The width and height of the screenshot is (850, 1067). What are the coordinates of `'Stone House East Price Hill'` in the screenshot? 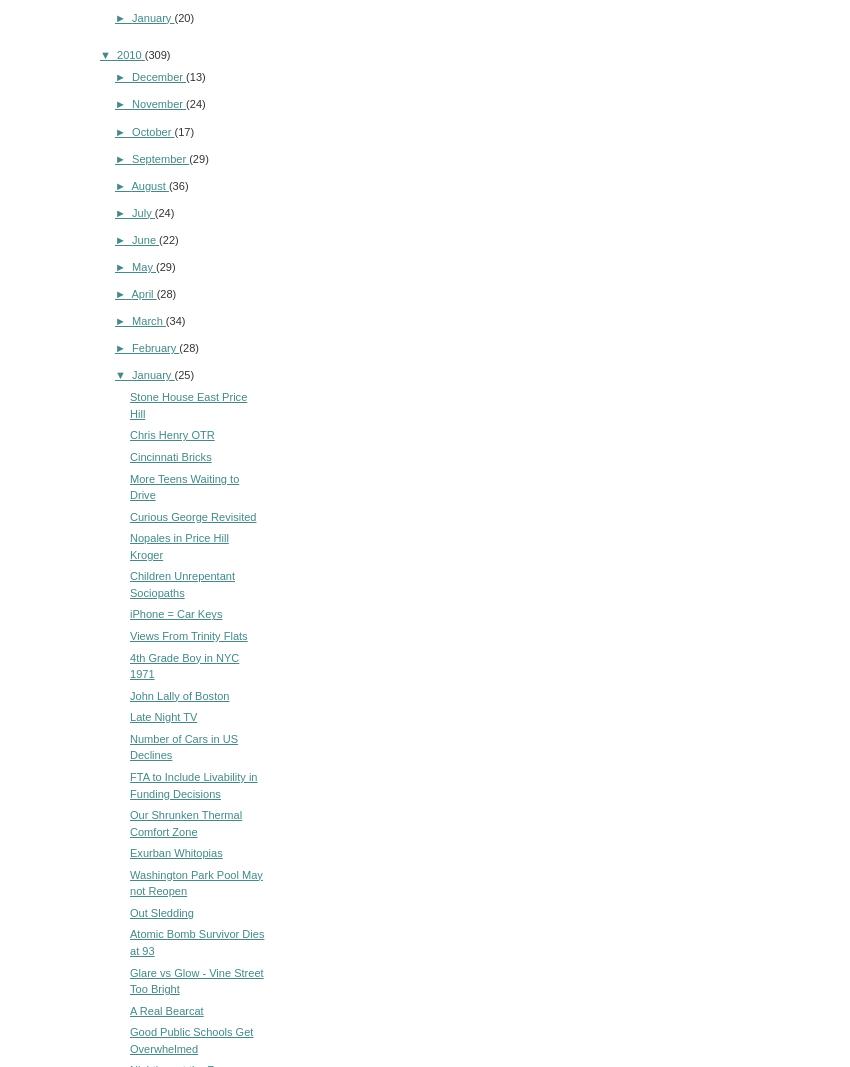 It's located at (187, 404).